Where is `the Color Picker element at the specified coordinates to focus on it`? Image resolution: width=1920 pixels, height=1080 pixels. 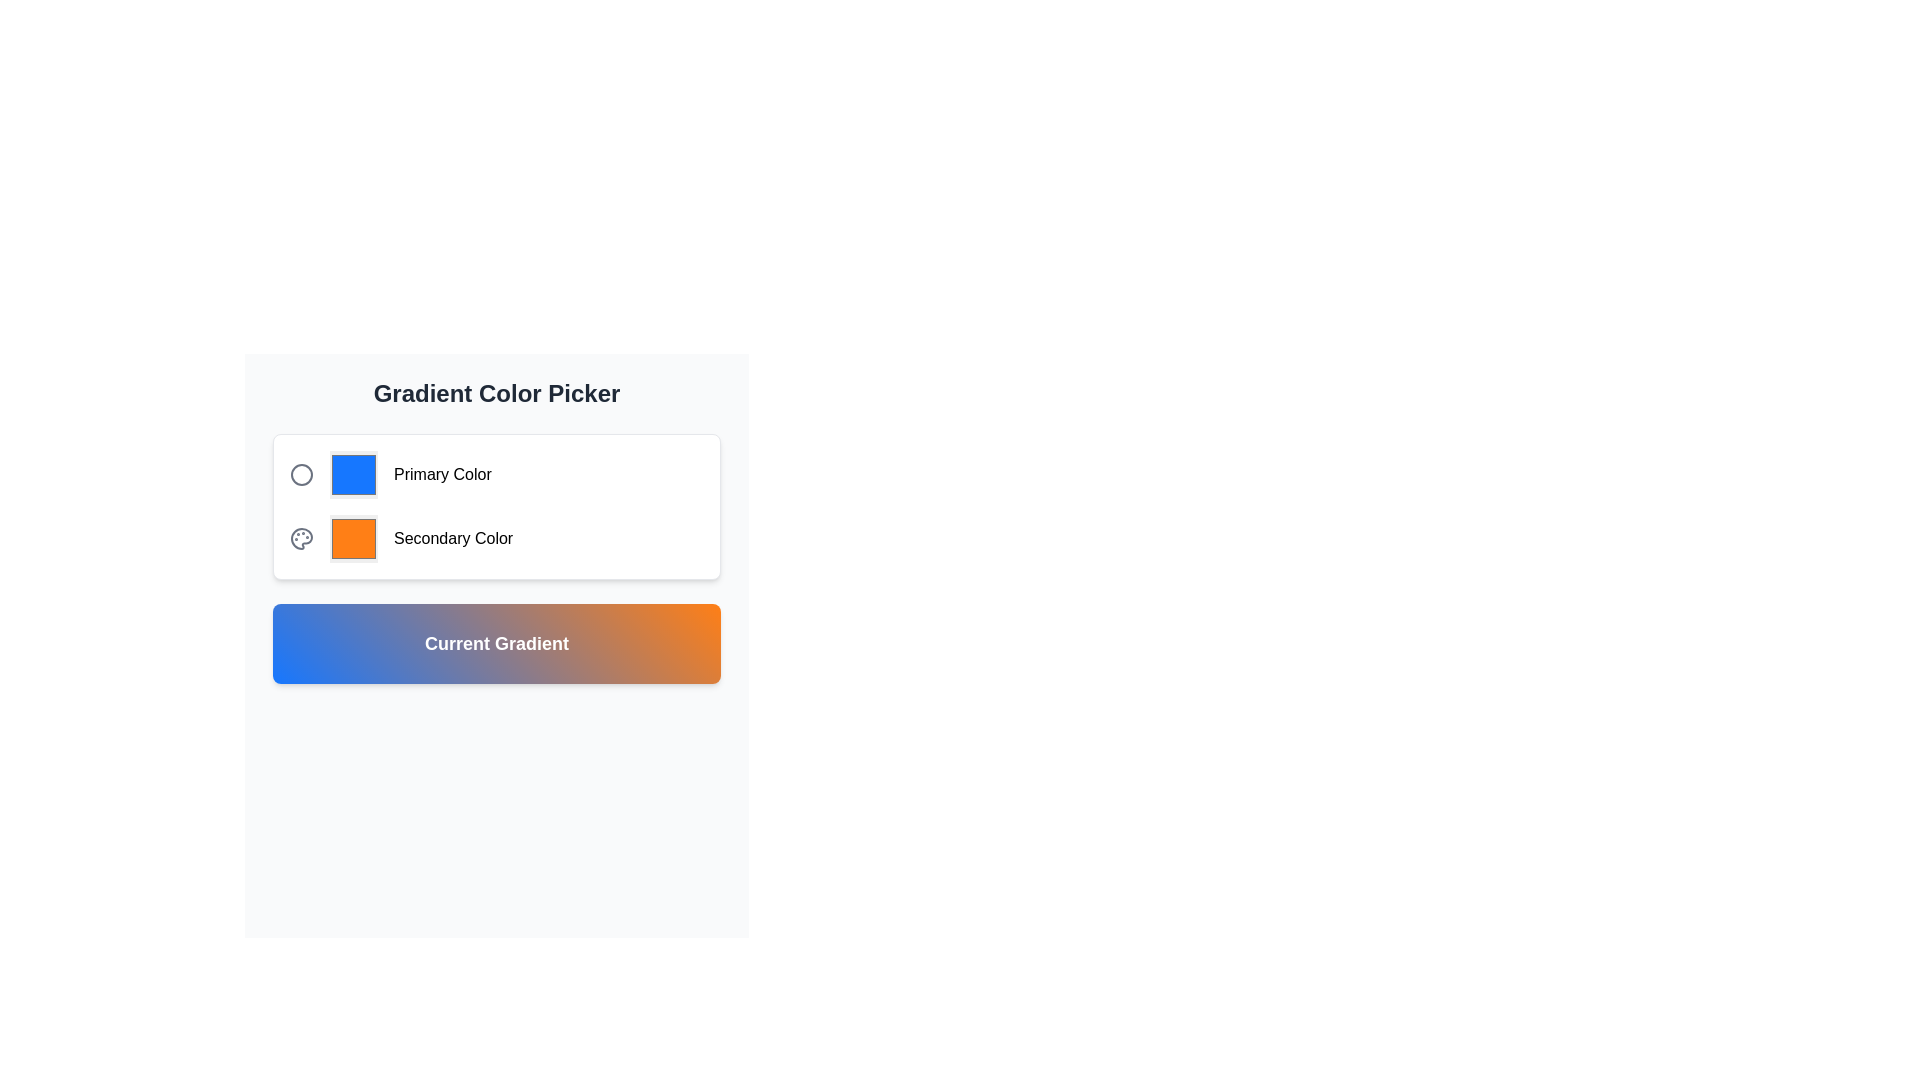
the Color Picker element at the specified coordinates to focus on it is located at coordinates (497, 474).